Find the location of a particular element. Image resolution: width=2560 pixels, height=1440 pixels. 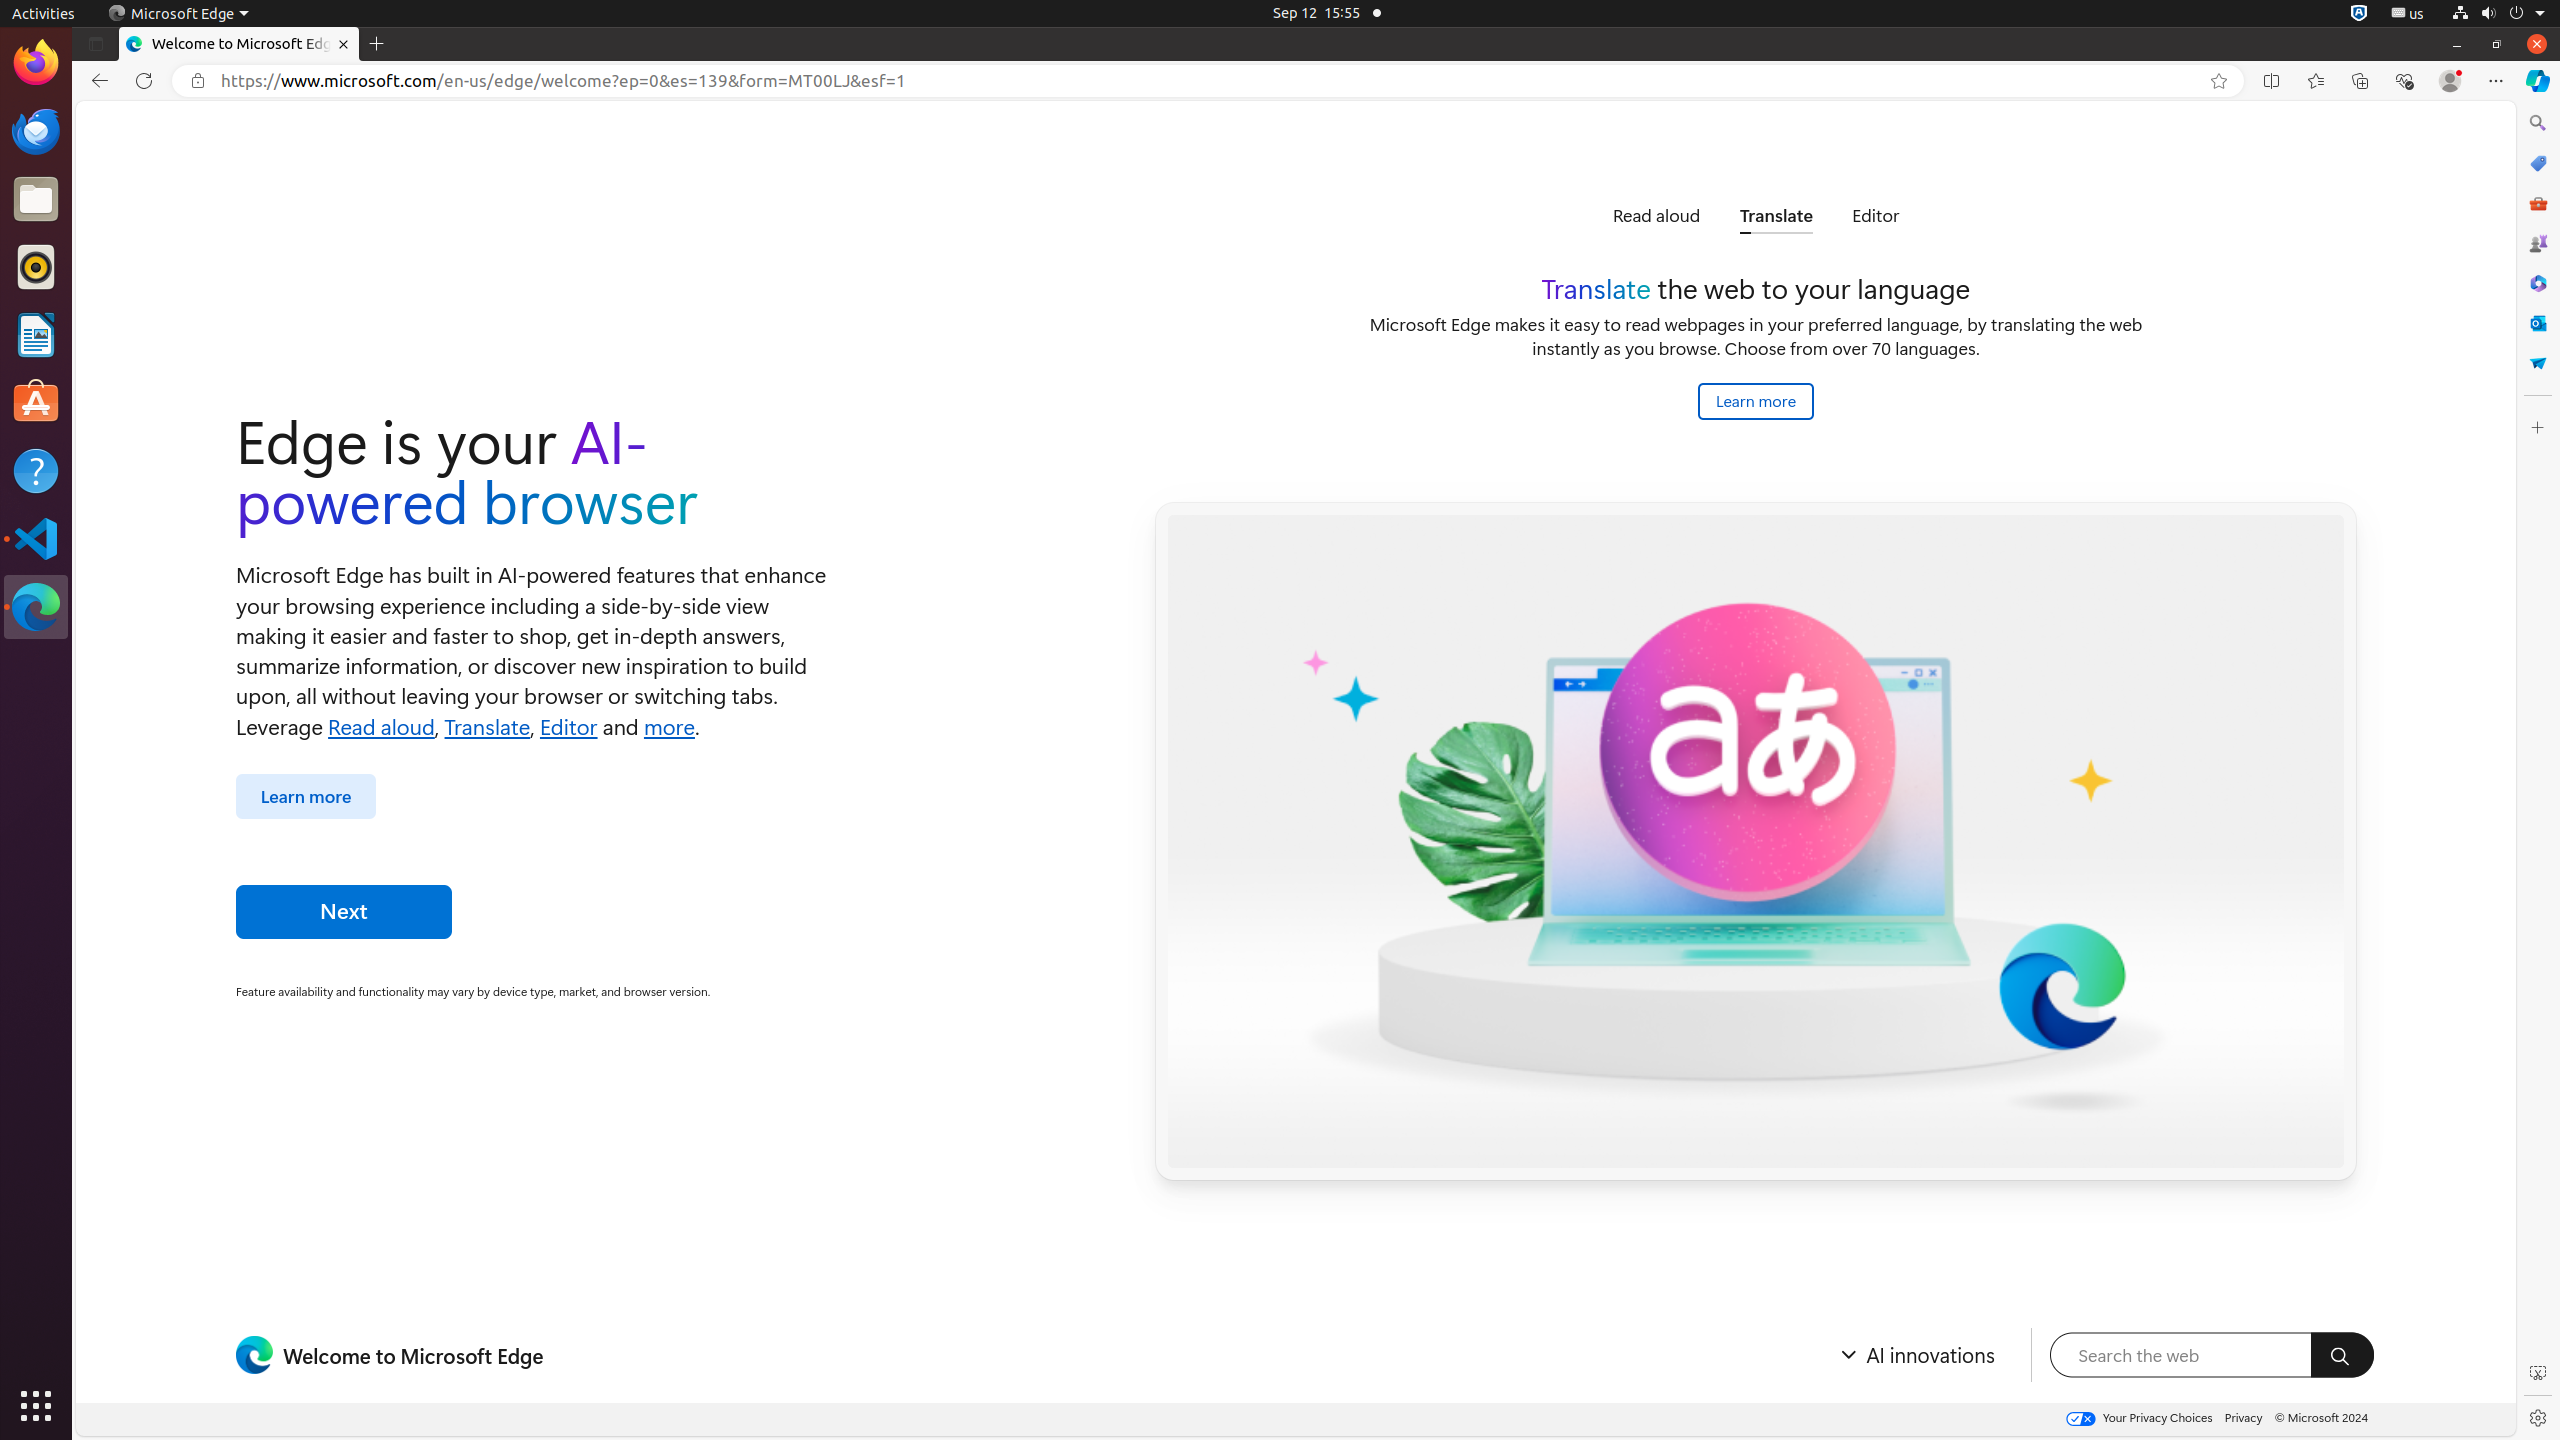

'LibreOffice Writer' is located at coordinates (36, 333).